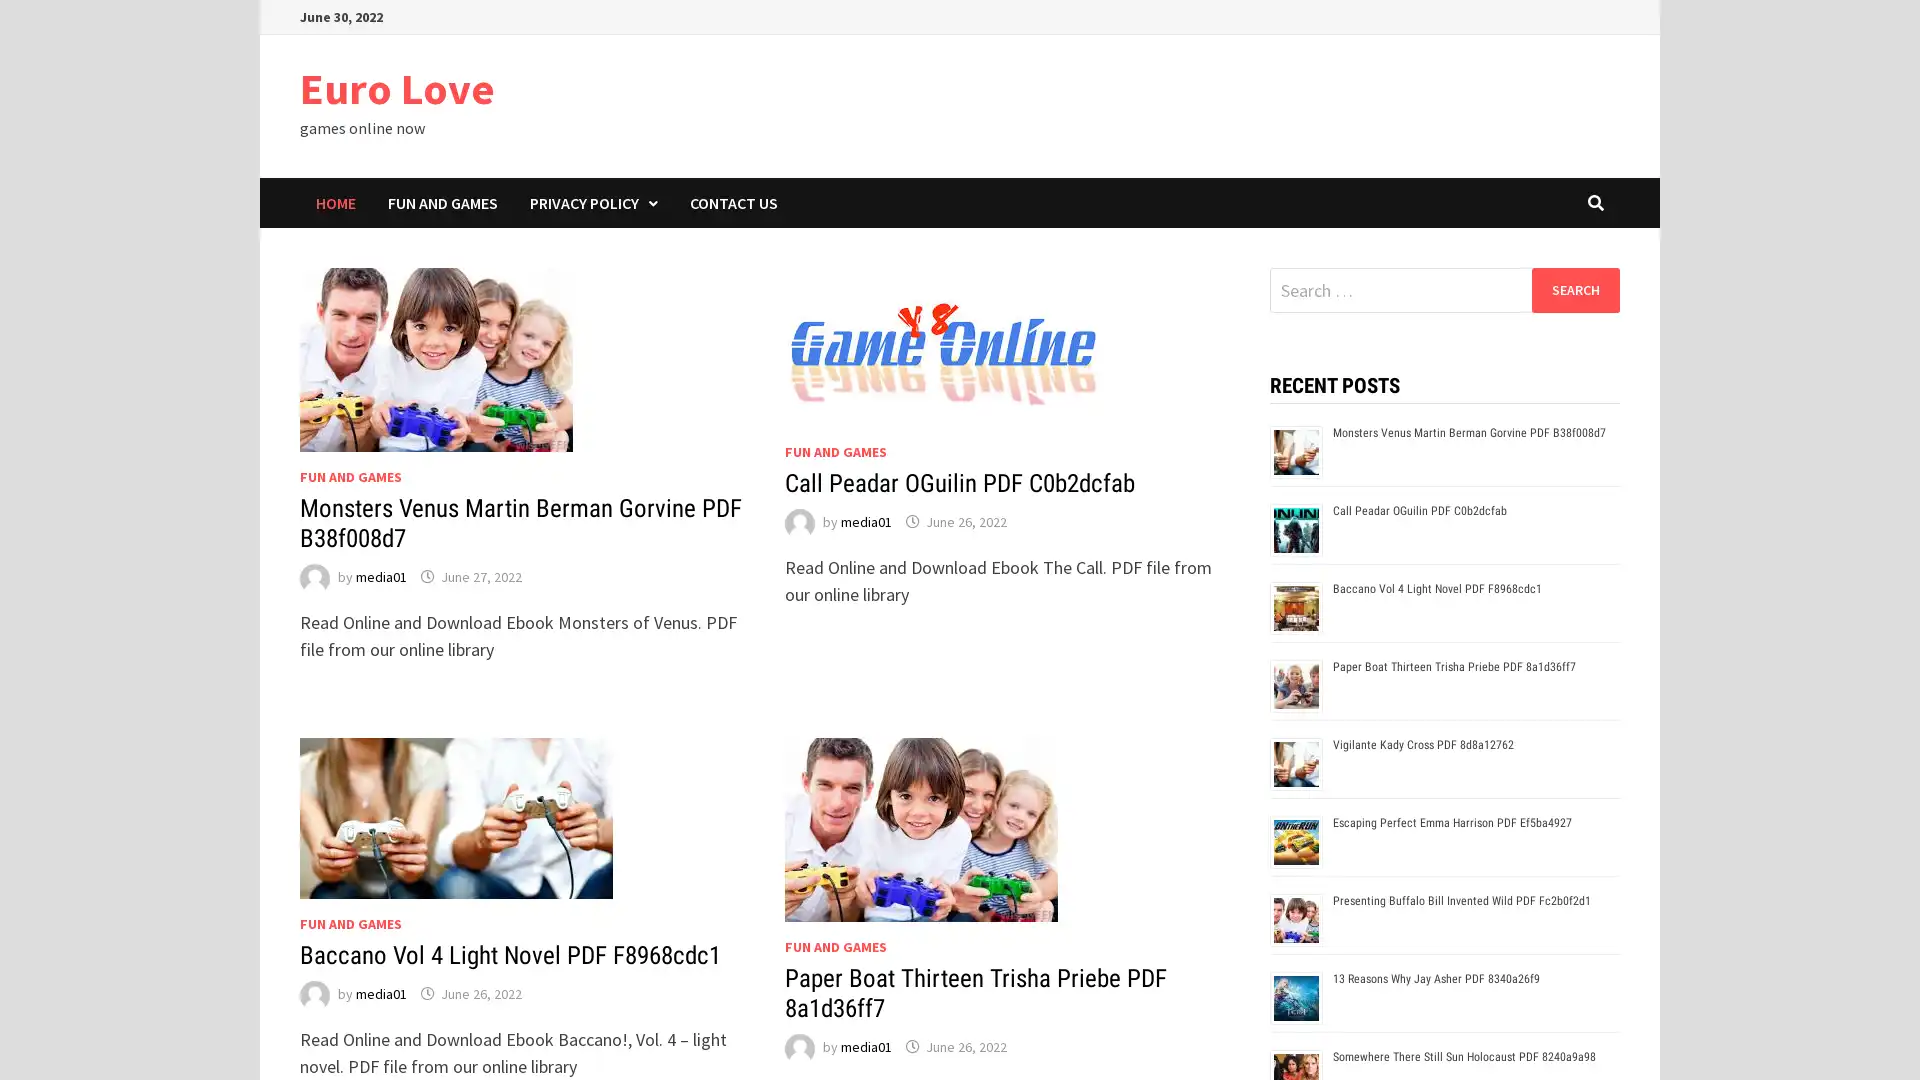  Describe the element at coordinates (1574, 289) in the screenshot. I see `Search` at that location.